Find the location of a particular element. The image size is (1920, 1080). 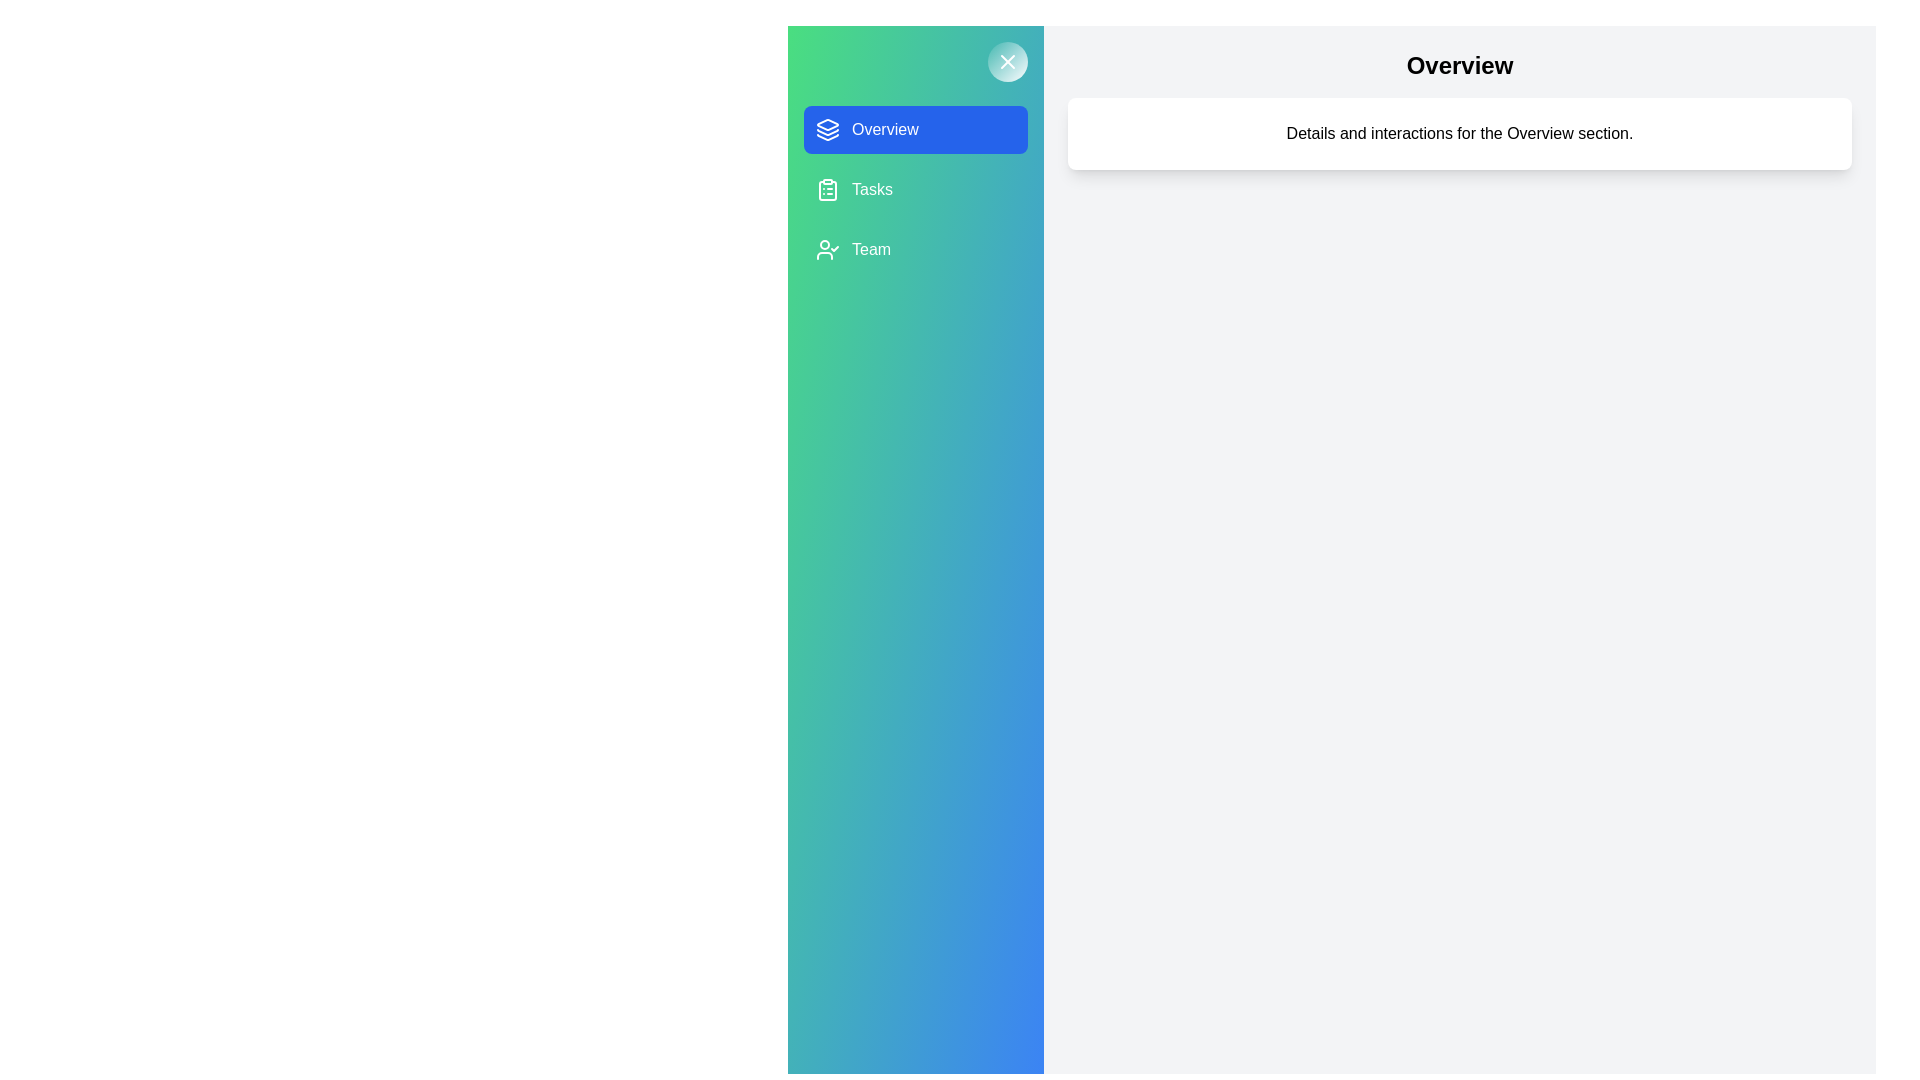

the project Team from the list is located at coordinates (915, 249).